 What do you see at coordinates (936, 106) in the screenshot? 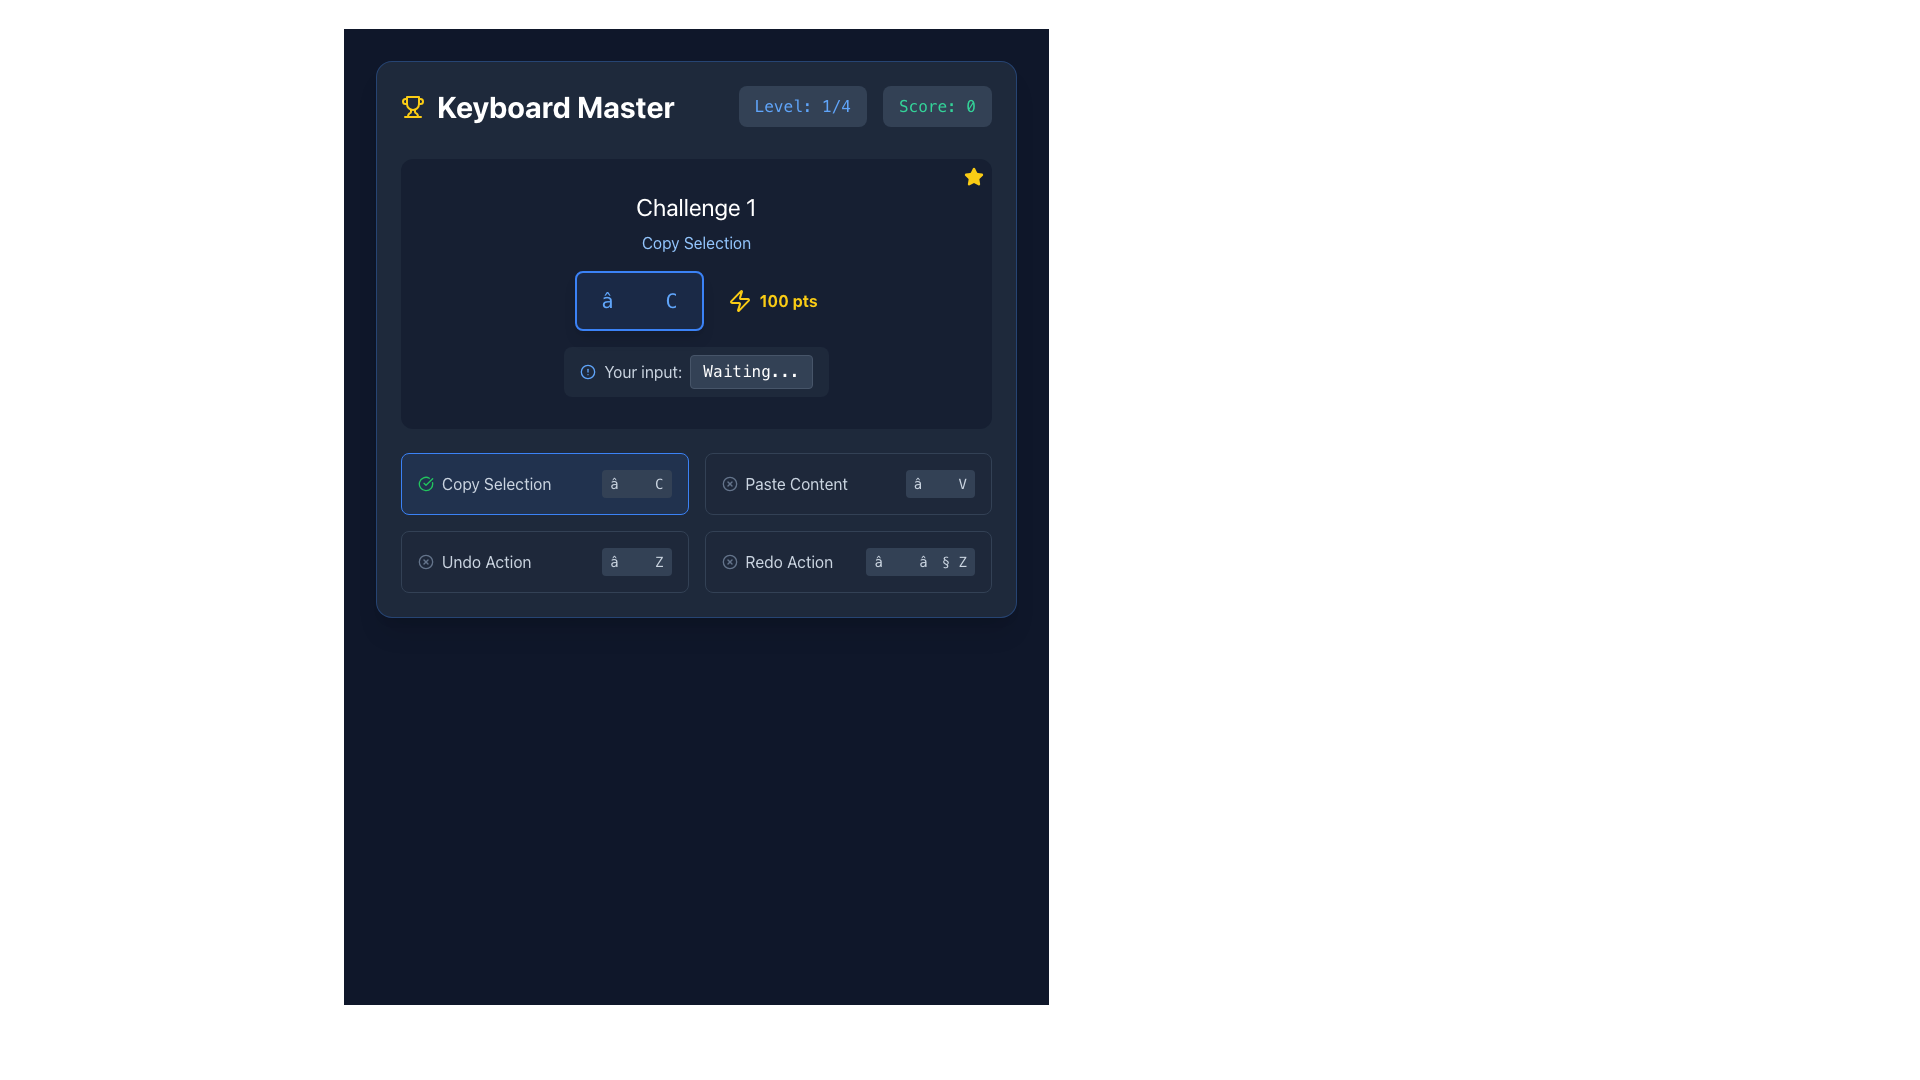
I see `the score display text label that shows 'Score: 0' located in the top-right corner of the interface` at bounding box center [936, 106].